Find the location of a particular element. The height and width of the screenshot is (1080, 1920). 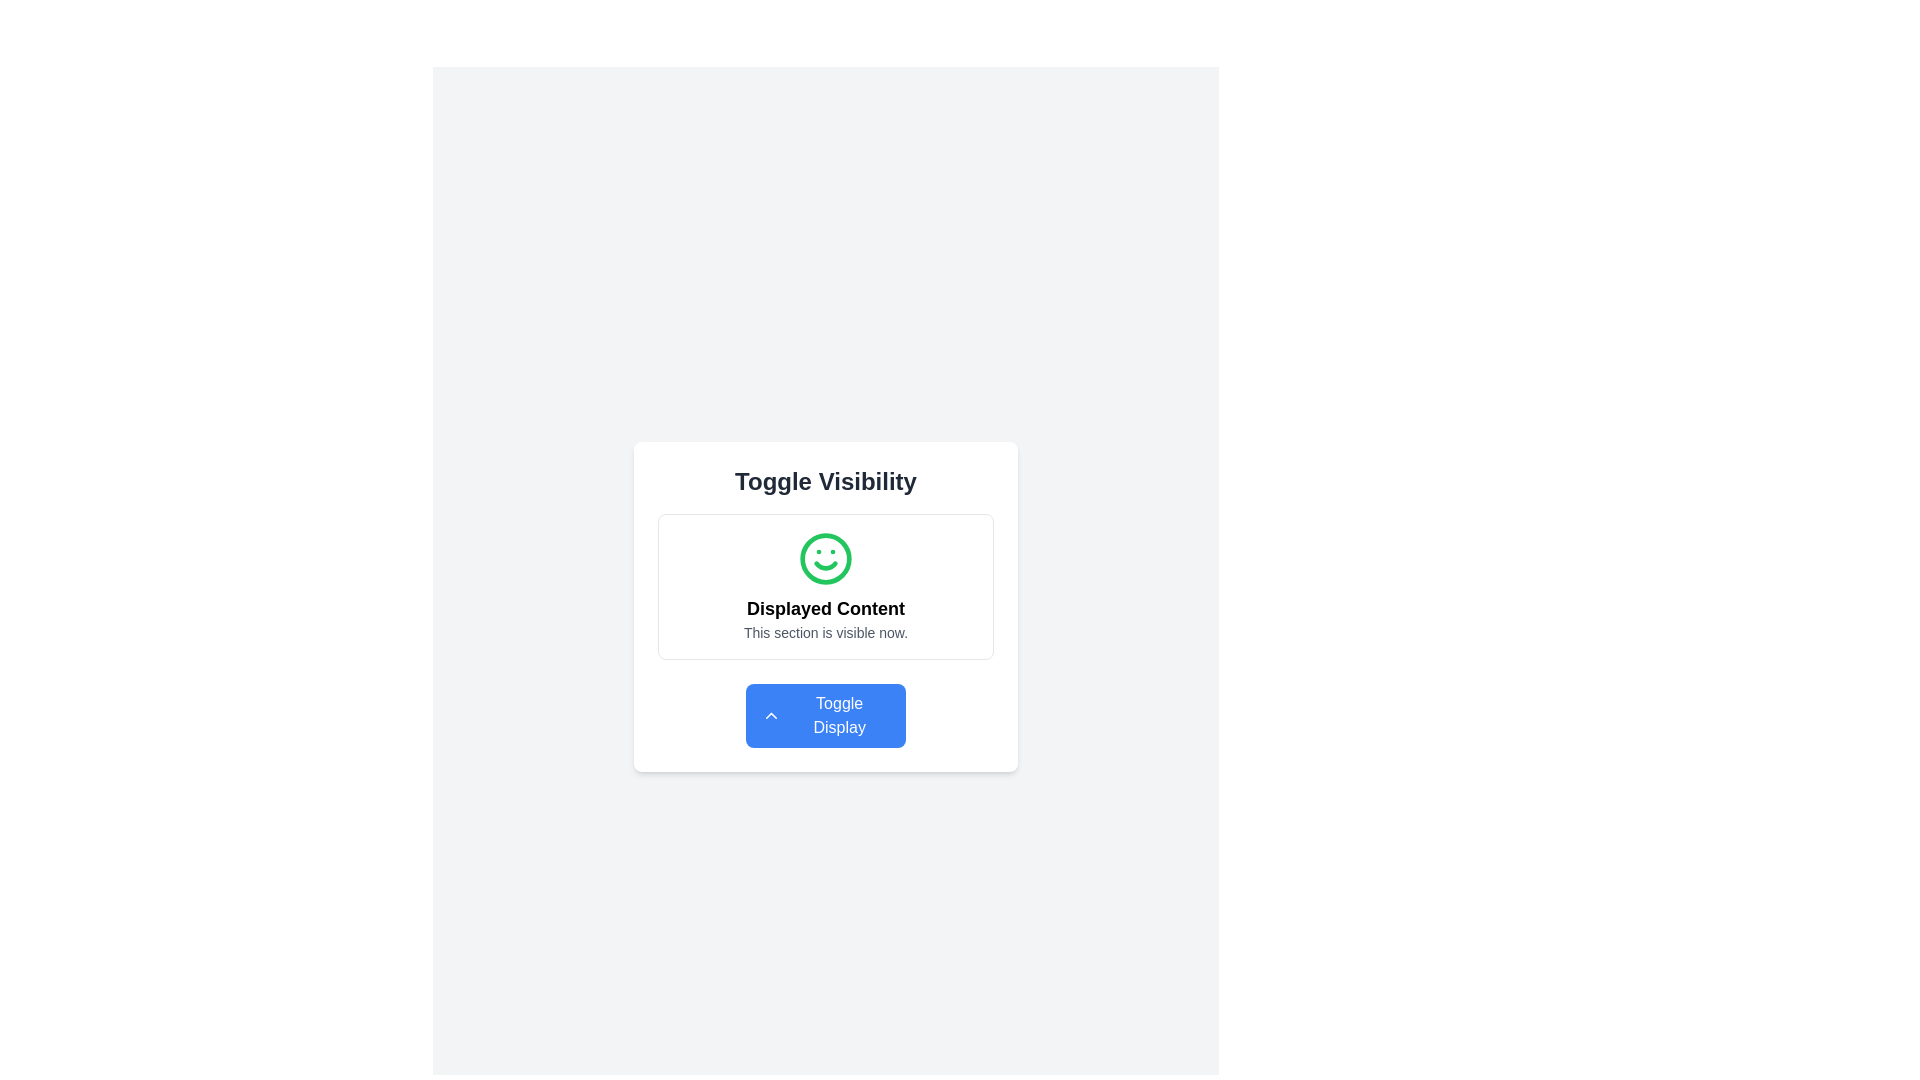

the green circular outline icon with a smiley face, which is located at the center of the interface is located at coordinates (825, 559).